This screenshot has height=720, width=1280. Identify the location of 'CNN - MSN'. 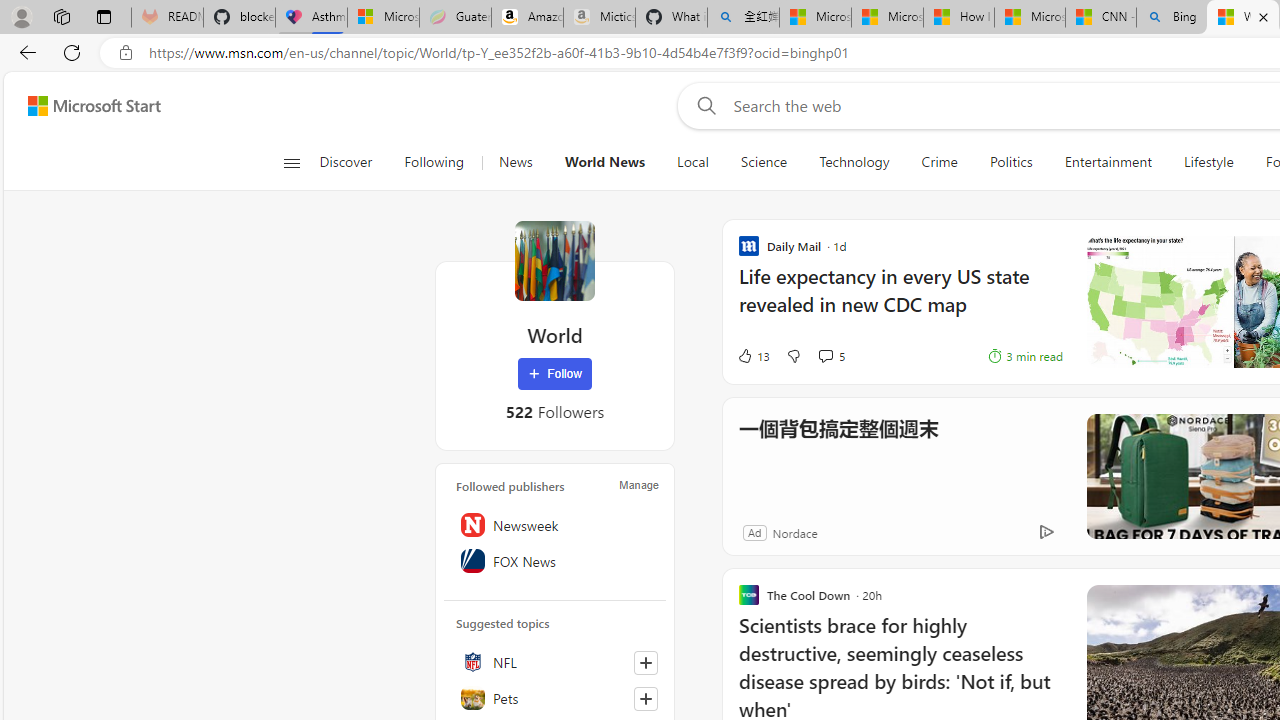
(1100, 17).